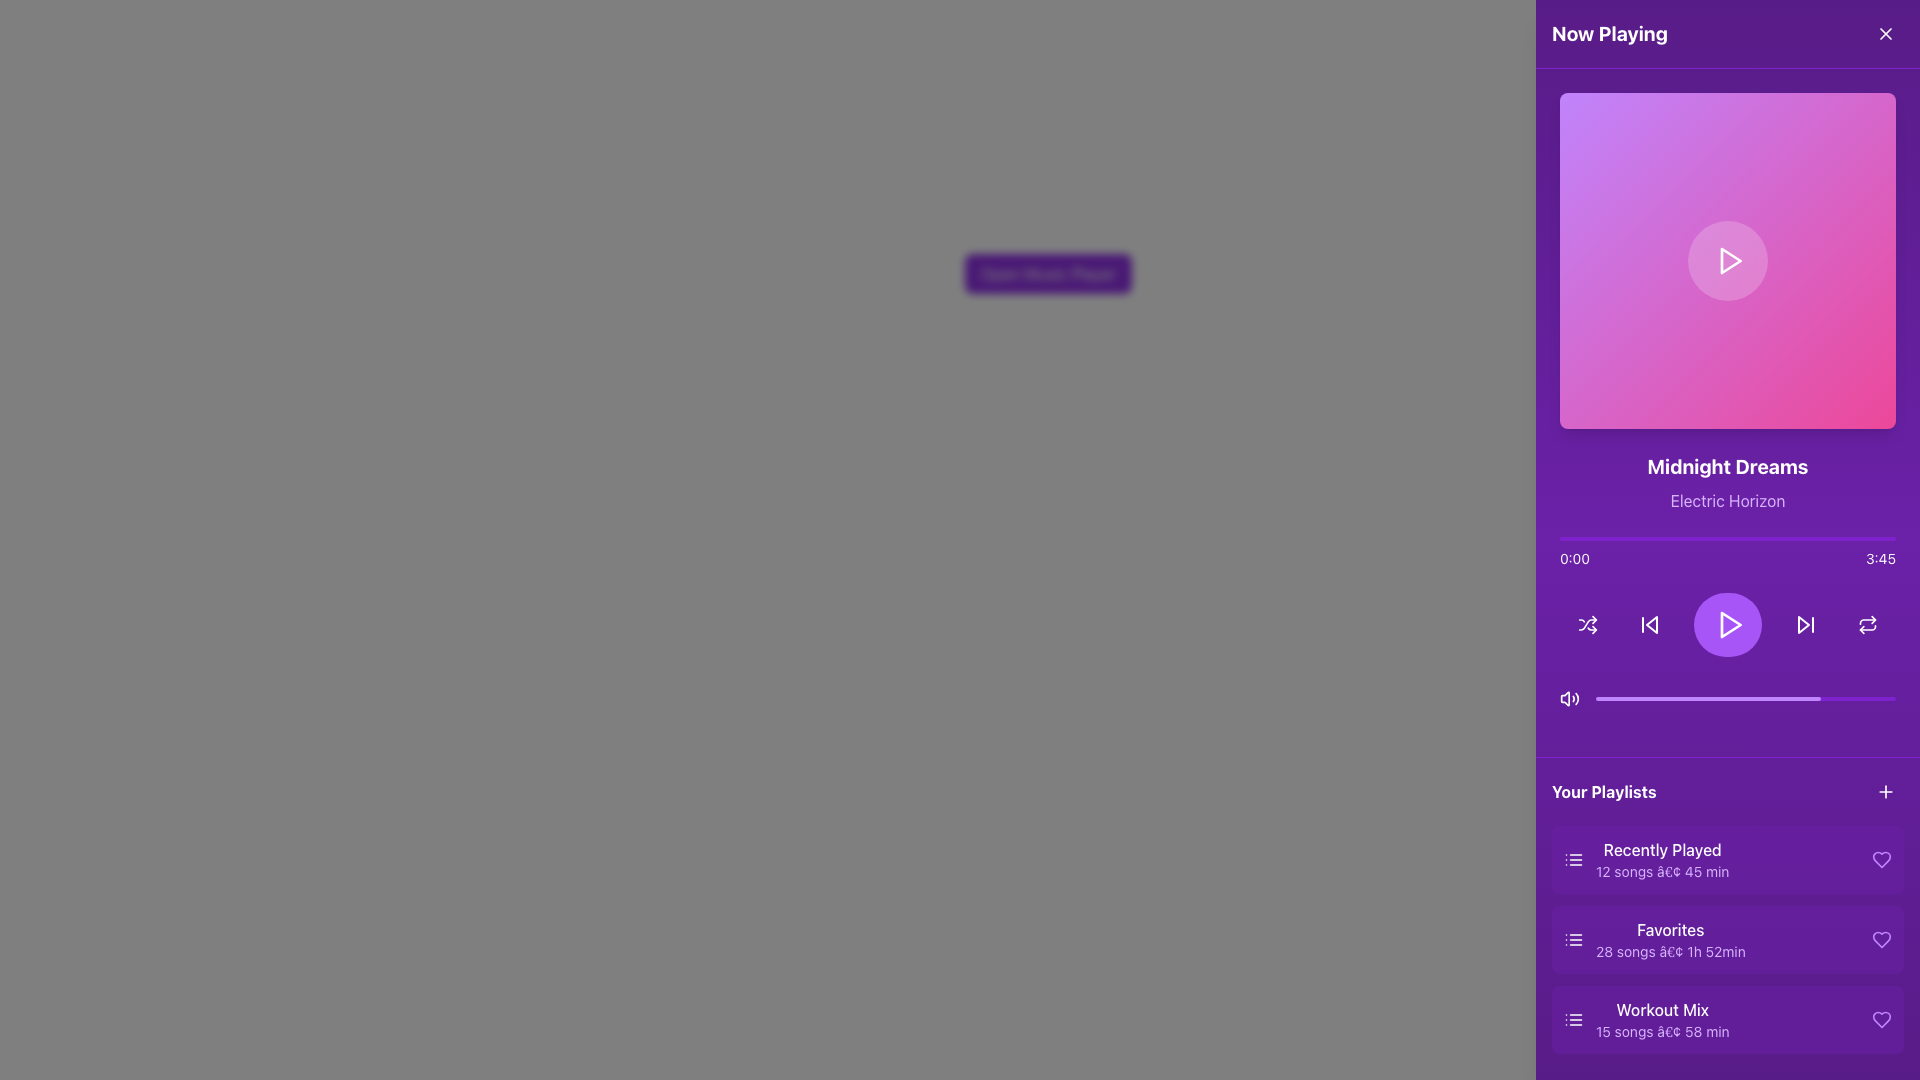  I want to click on the small white icon representing a list with three horizontal lines located within the purple background in the 'Recently Played' section of the 'Your Playlists' panel, positioned to the left of the text 'Recently Played', so click(1573, 859).